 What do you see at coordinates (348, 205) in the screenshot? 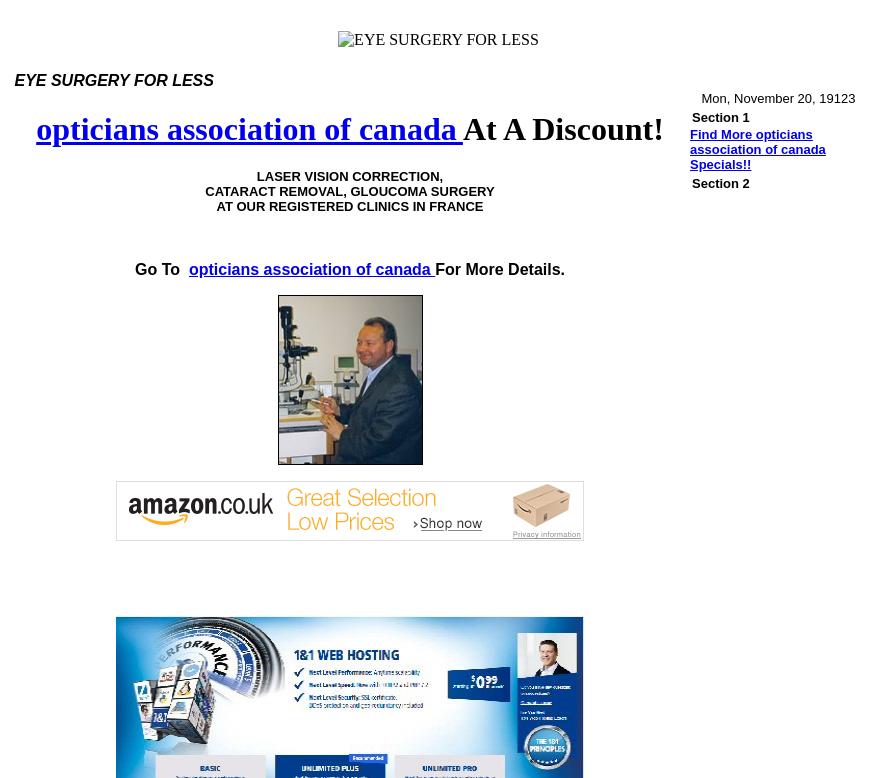
I see `'AT OUR REGISTERED CLINICS IN FRANCE'` at bounding box center [348, 205].